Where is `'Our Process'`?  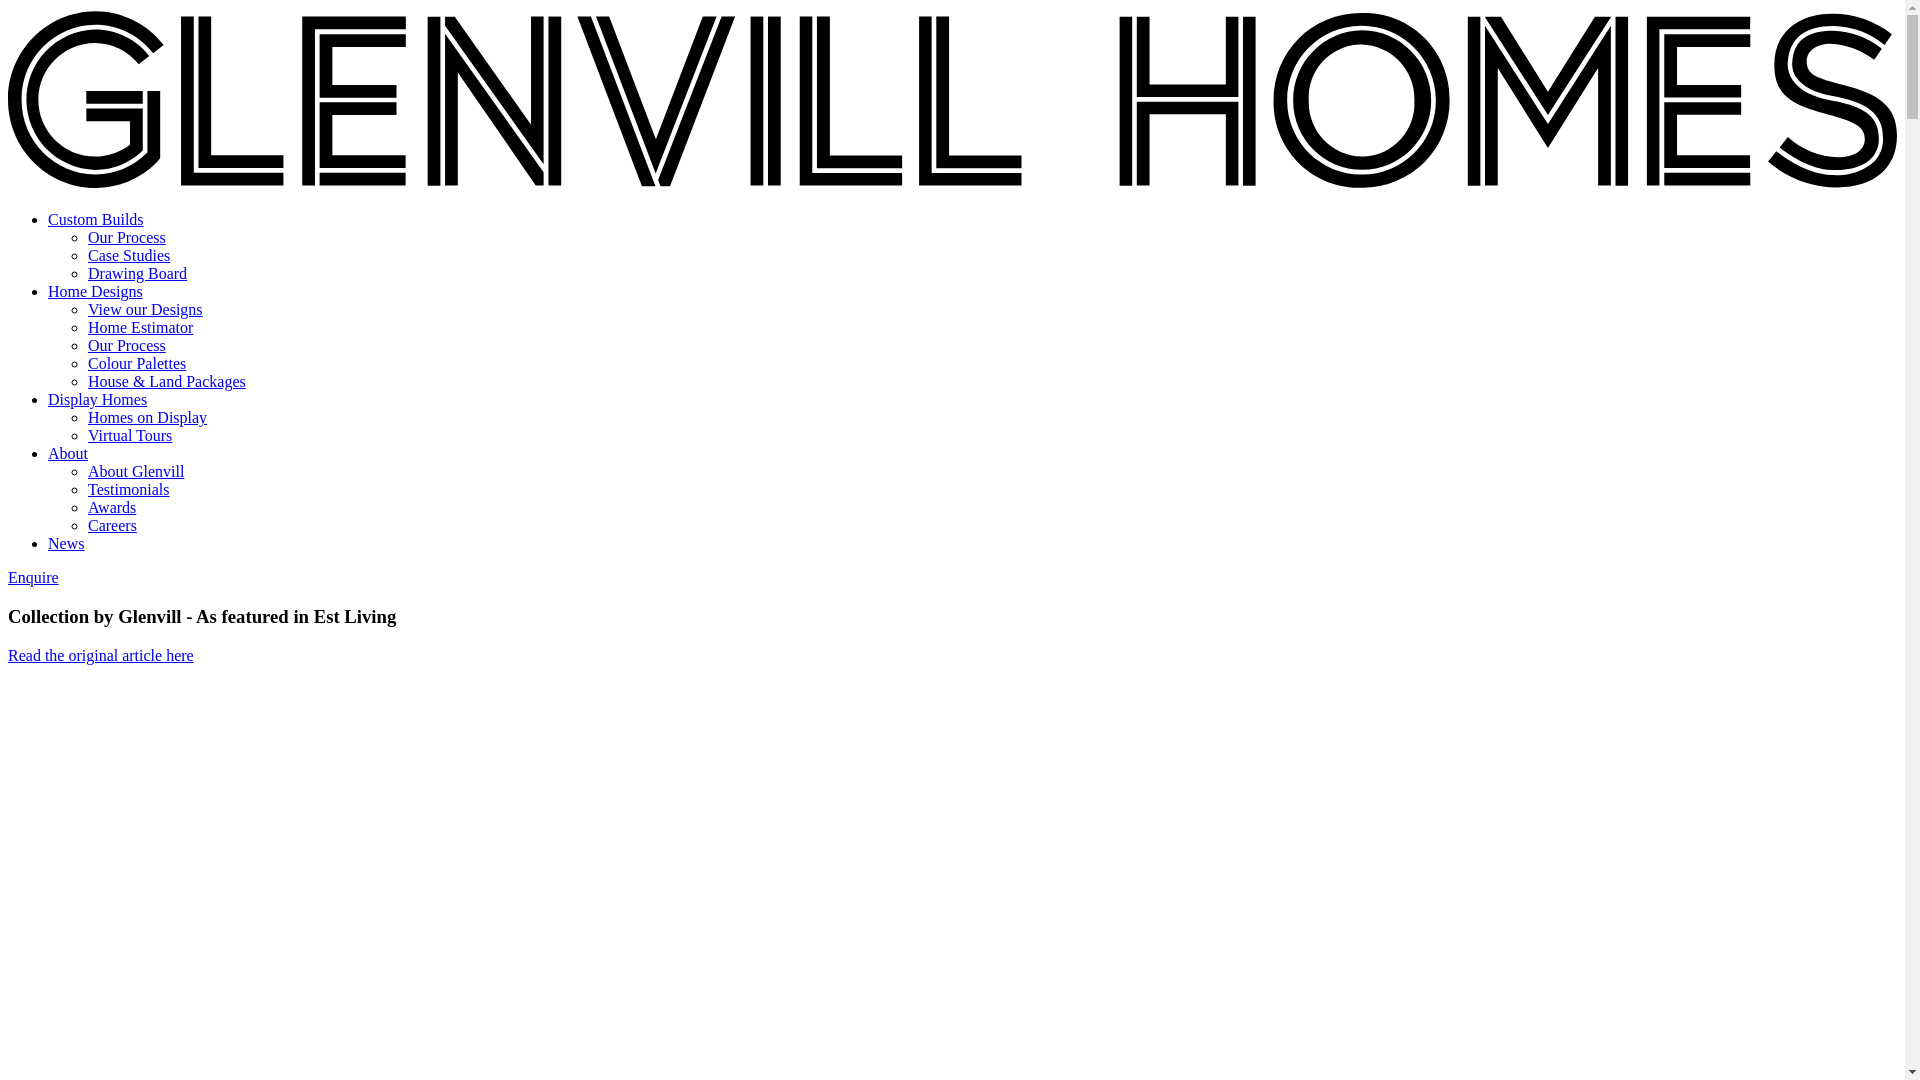 'Our Process' is located at coordinates (125, 344).